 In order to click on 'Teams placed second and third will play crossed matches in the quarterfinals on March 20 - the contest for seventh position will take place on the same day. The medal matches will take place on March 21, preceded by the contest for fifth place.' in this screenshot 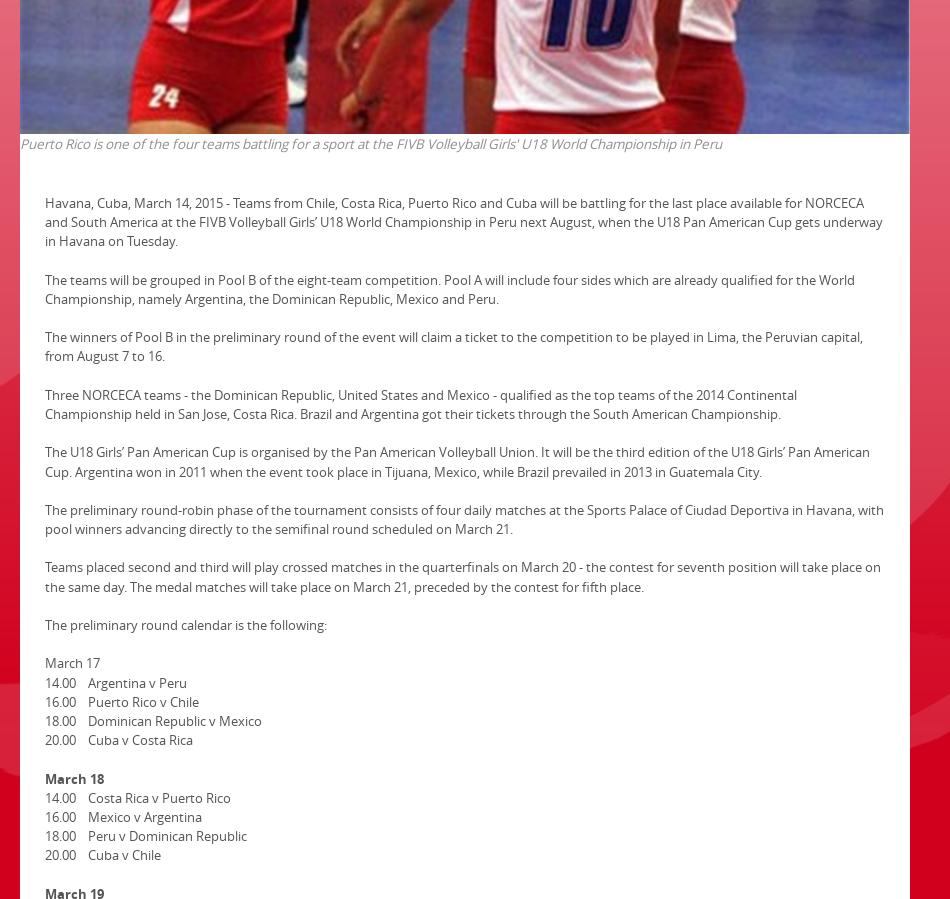, I will do `click(462, 576)`.